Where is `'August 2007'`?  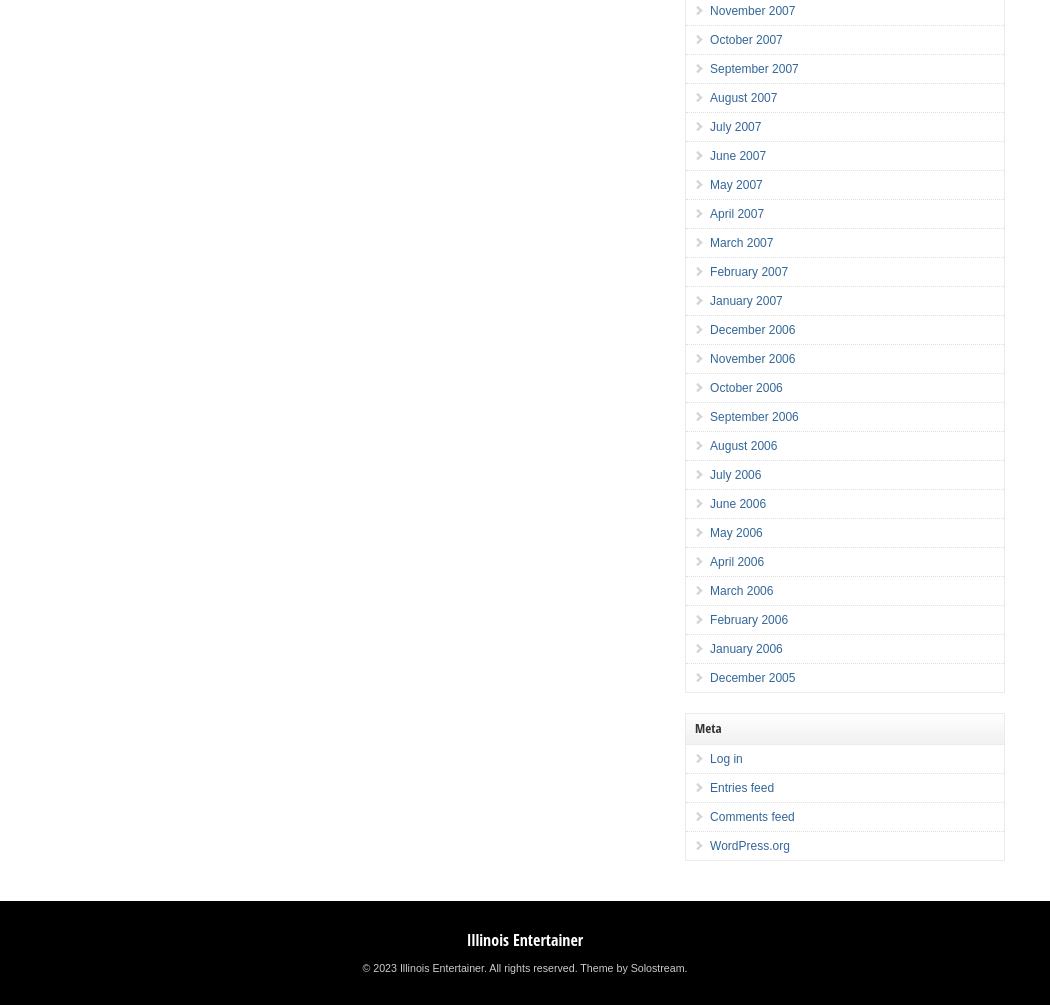
'August 2007' is located at coordinates (742, 97).